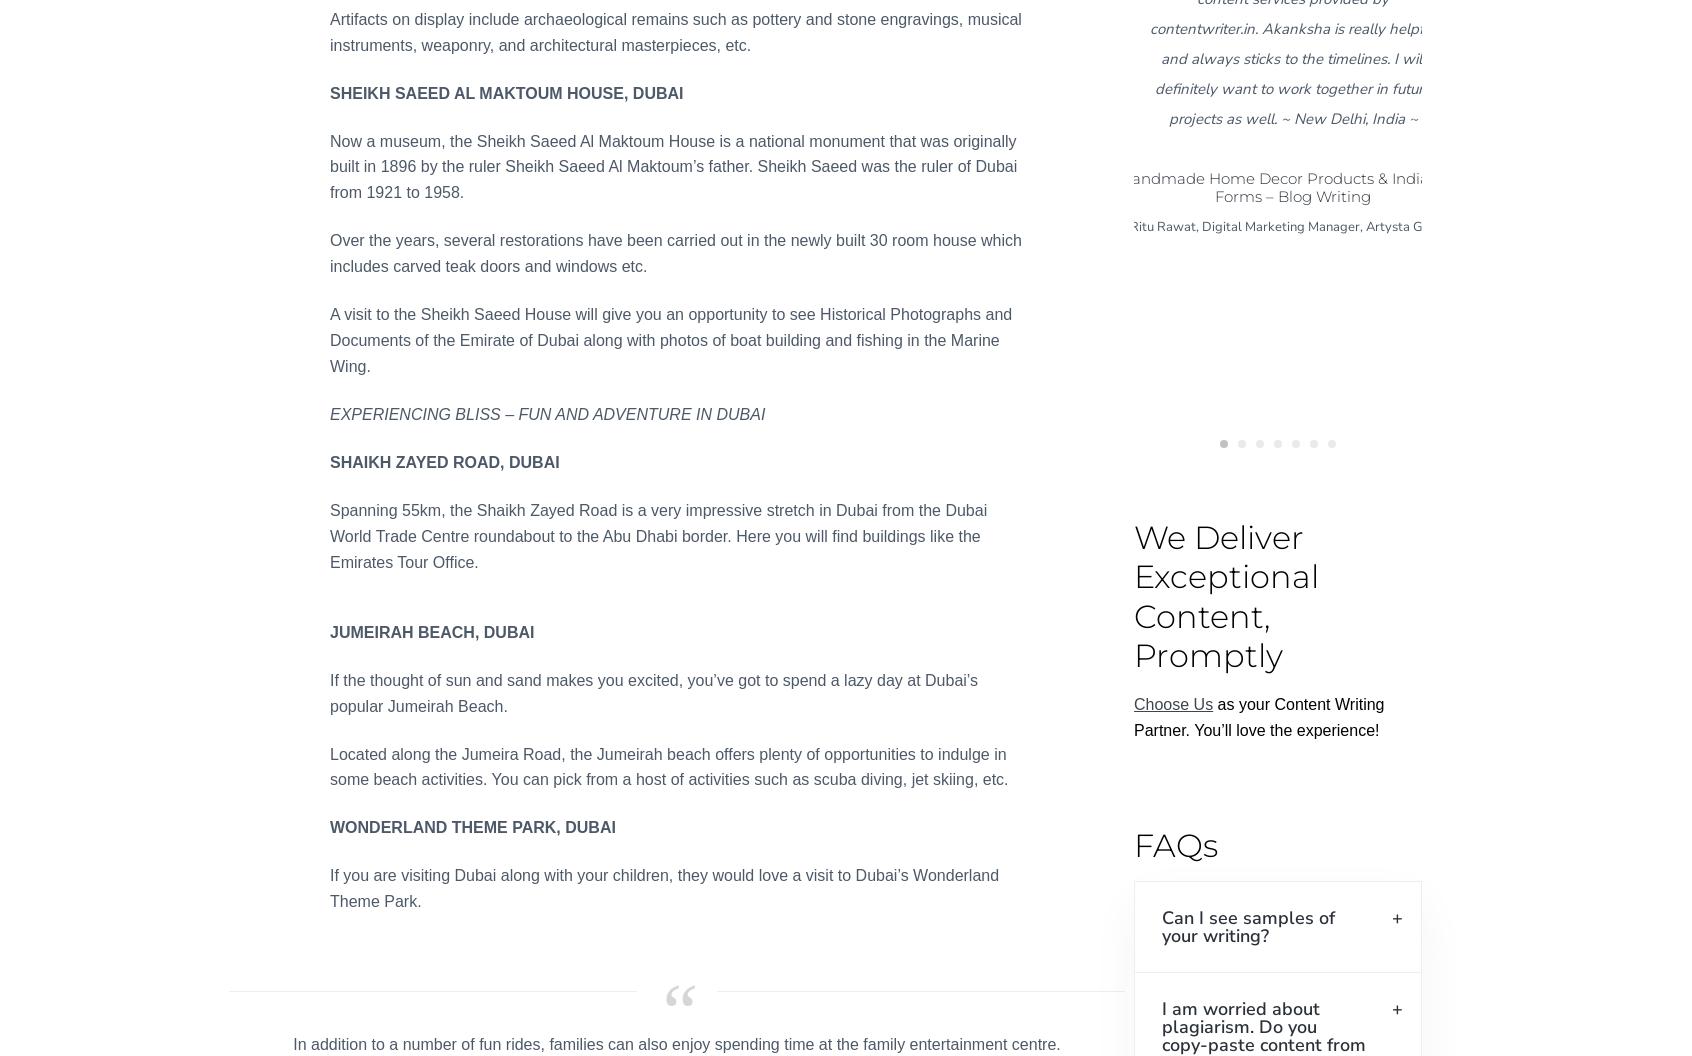  Describe the element at coordinates (1132, 595) in the screenshot. I see `'We Deliver Exceptional Content, Promptly'` at that location.